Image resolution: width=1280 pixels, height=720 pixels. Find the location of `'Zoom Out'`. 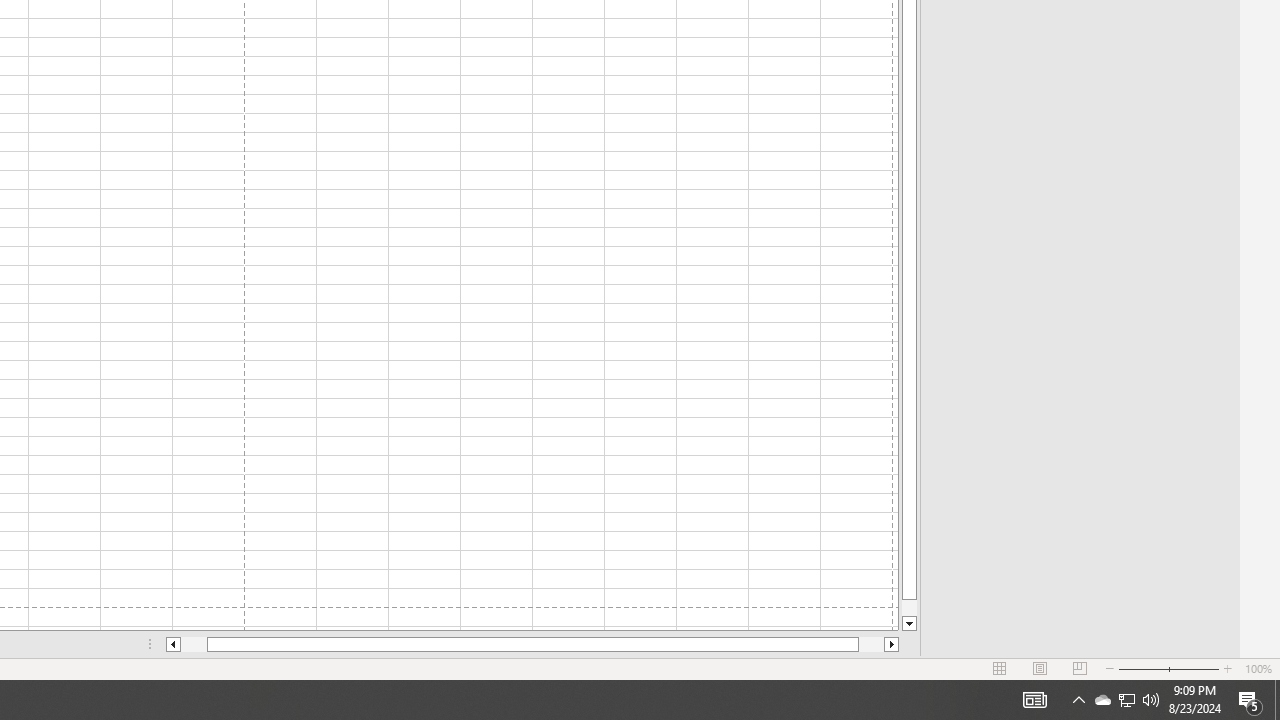

'Zoom Out' is located at coordinates (1143, 669).